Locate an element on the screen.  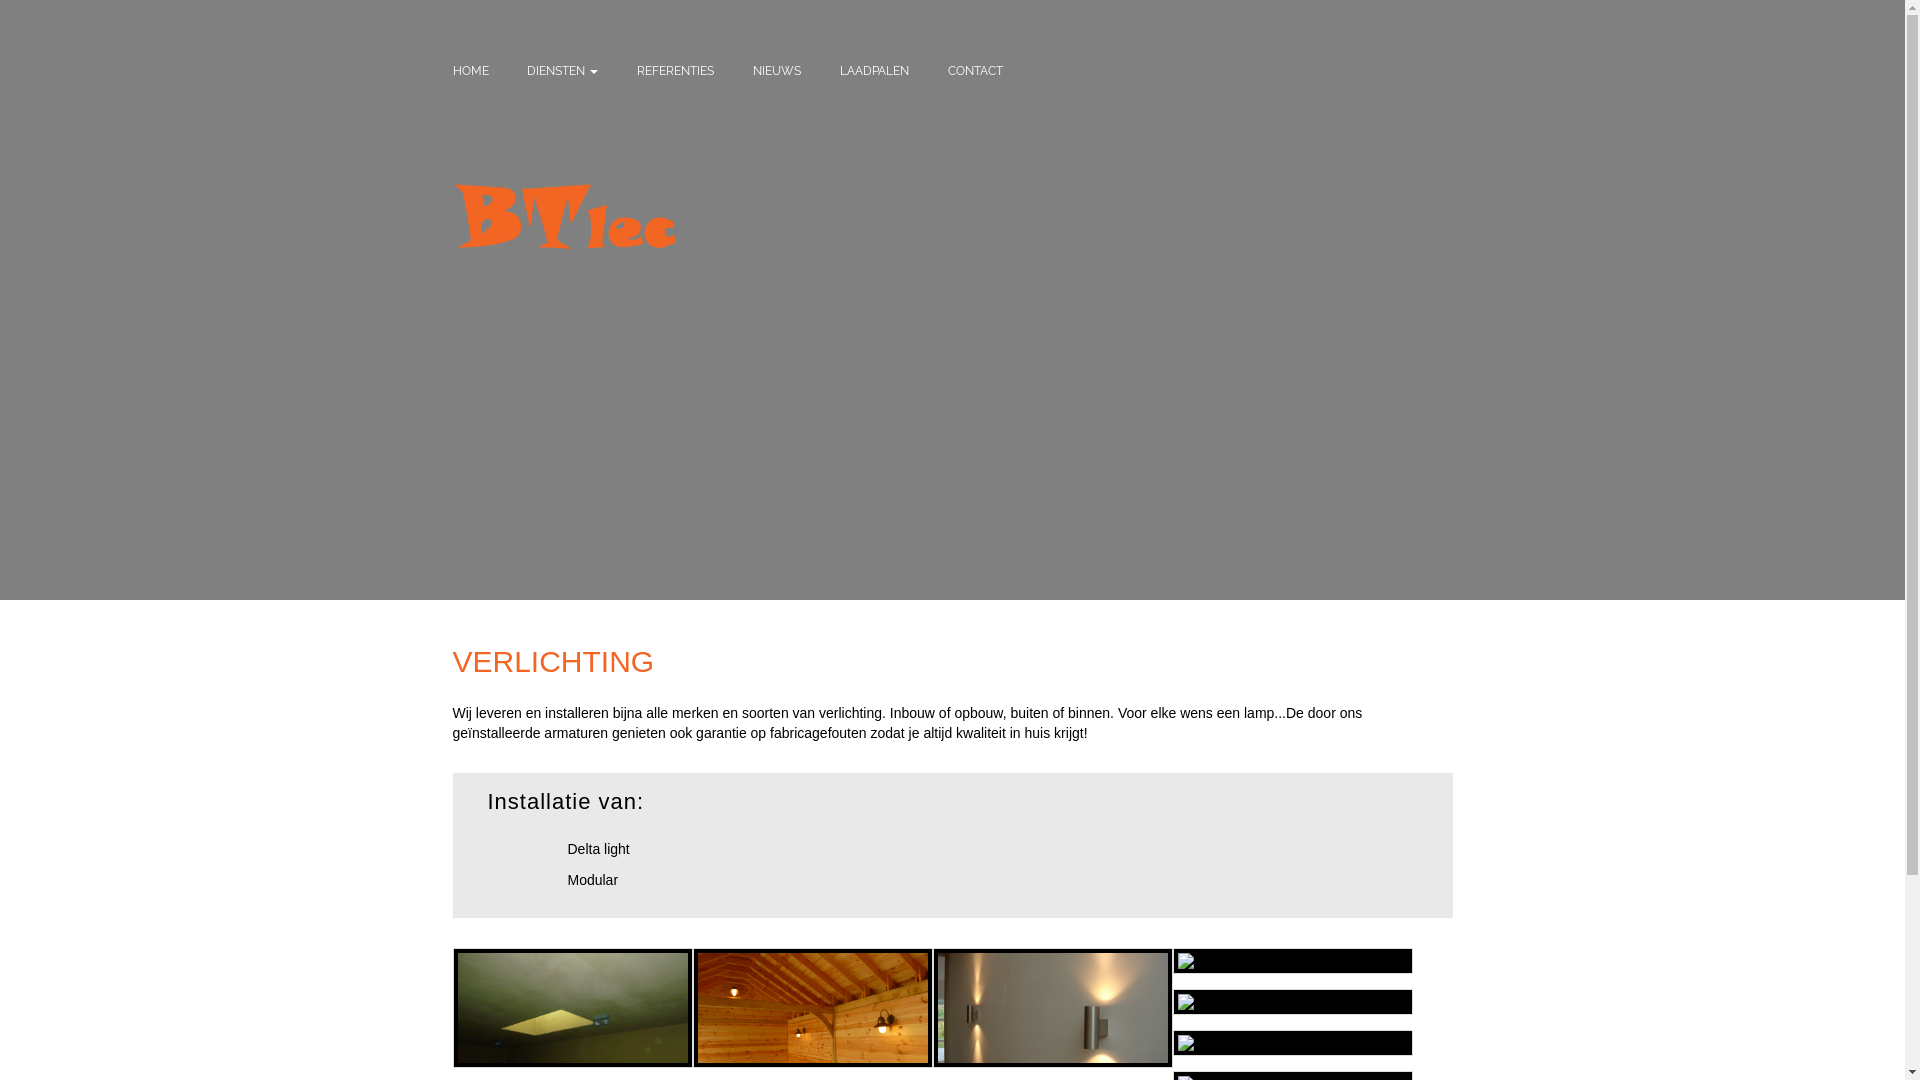
'NIEUWS' is located at coordinates (776, 69).